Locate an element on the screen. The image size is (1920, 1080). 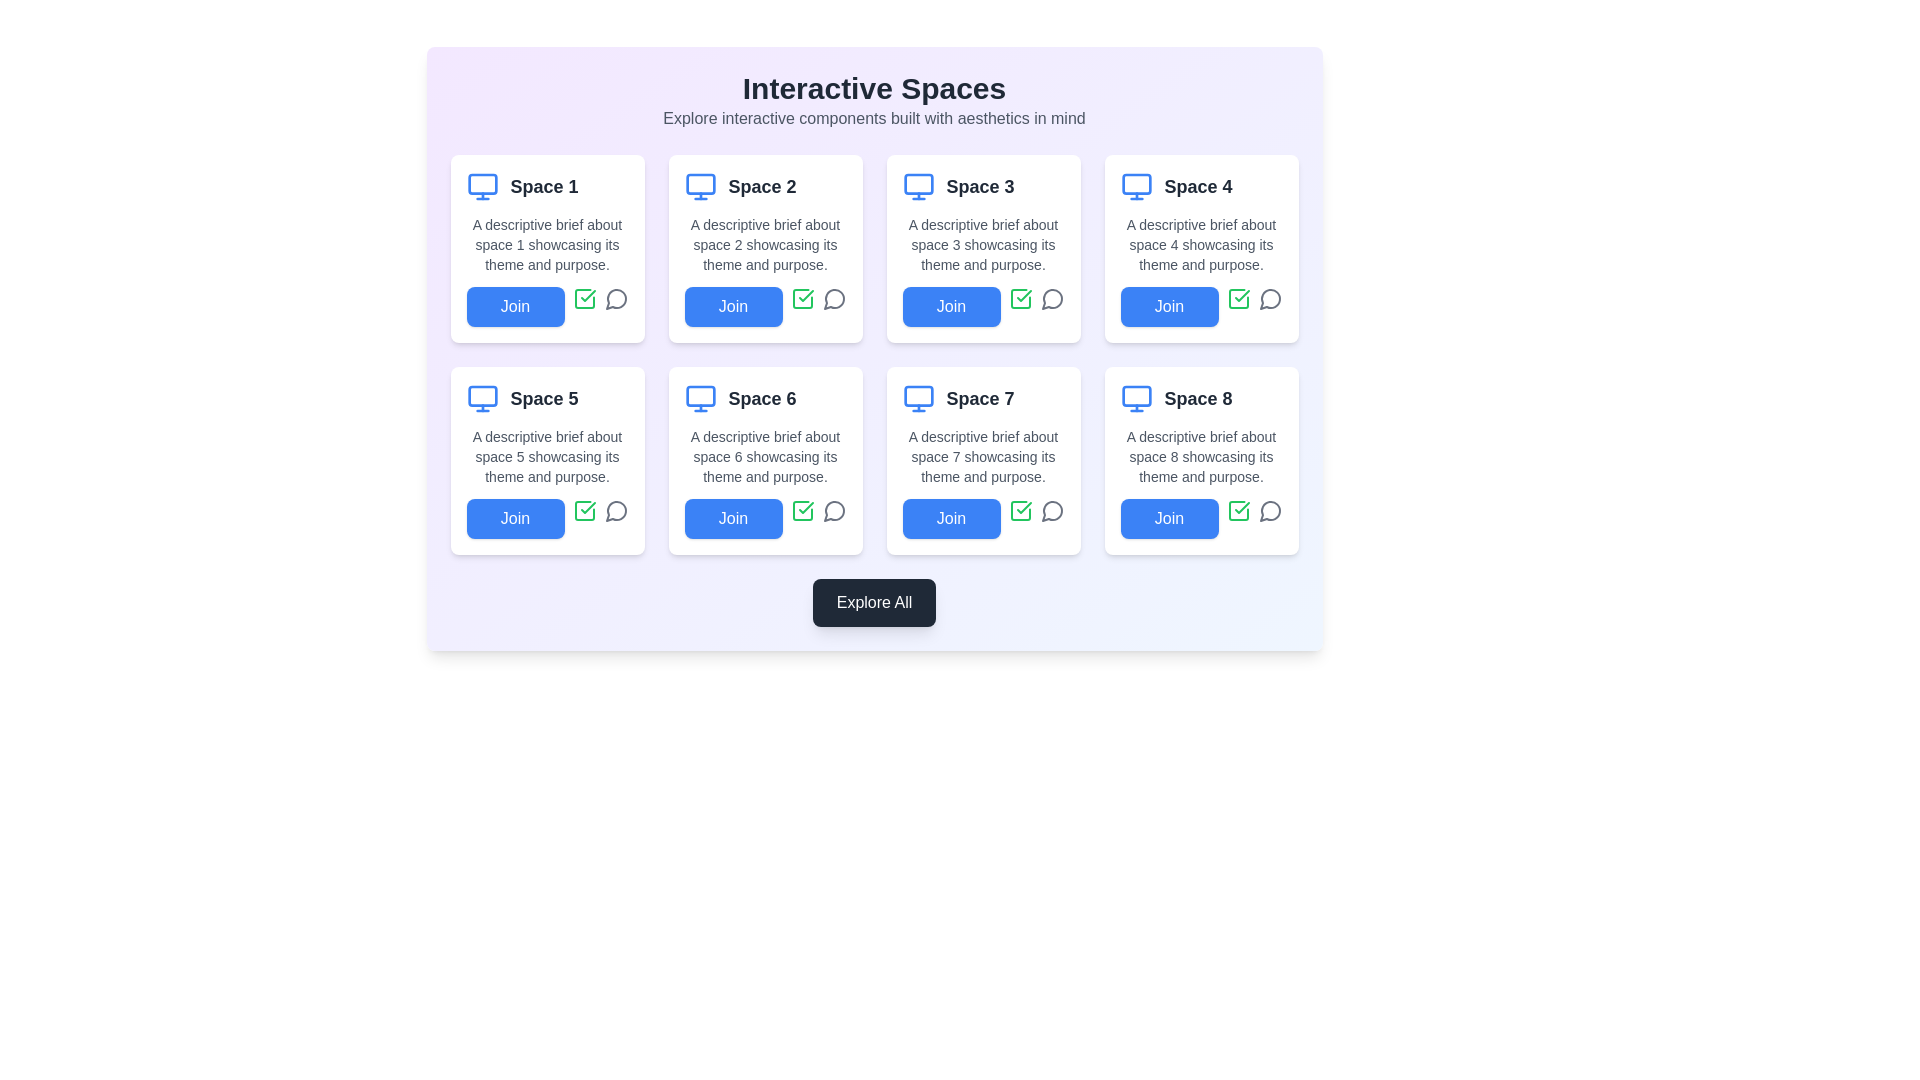
the SVG icon of a square with a checkmark located in the bottom-right area of the 'Space 4' card is located at coordinates (1237, 299).